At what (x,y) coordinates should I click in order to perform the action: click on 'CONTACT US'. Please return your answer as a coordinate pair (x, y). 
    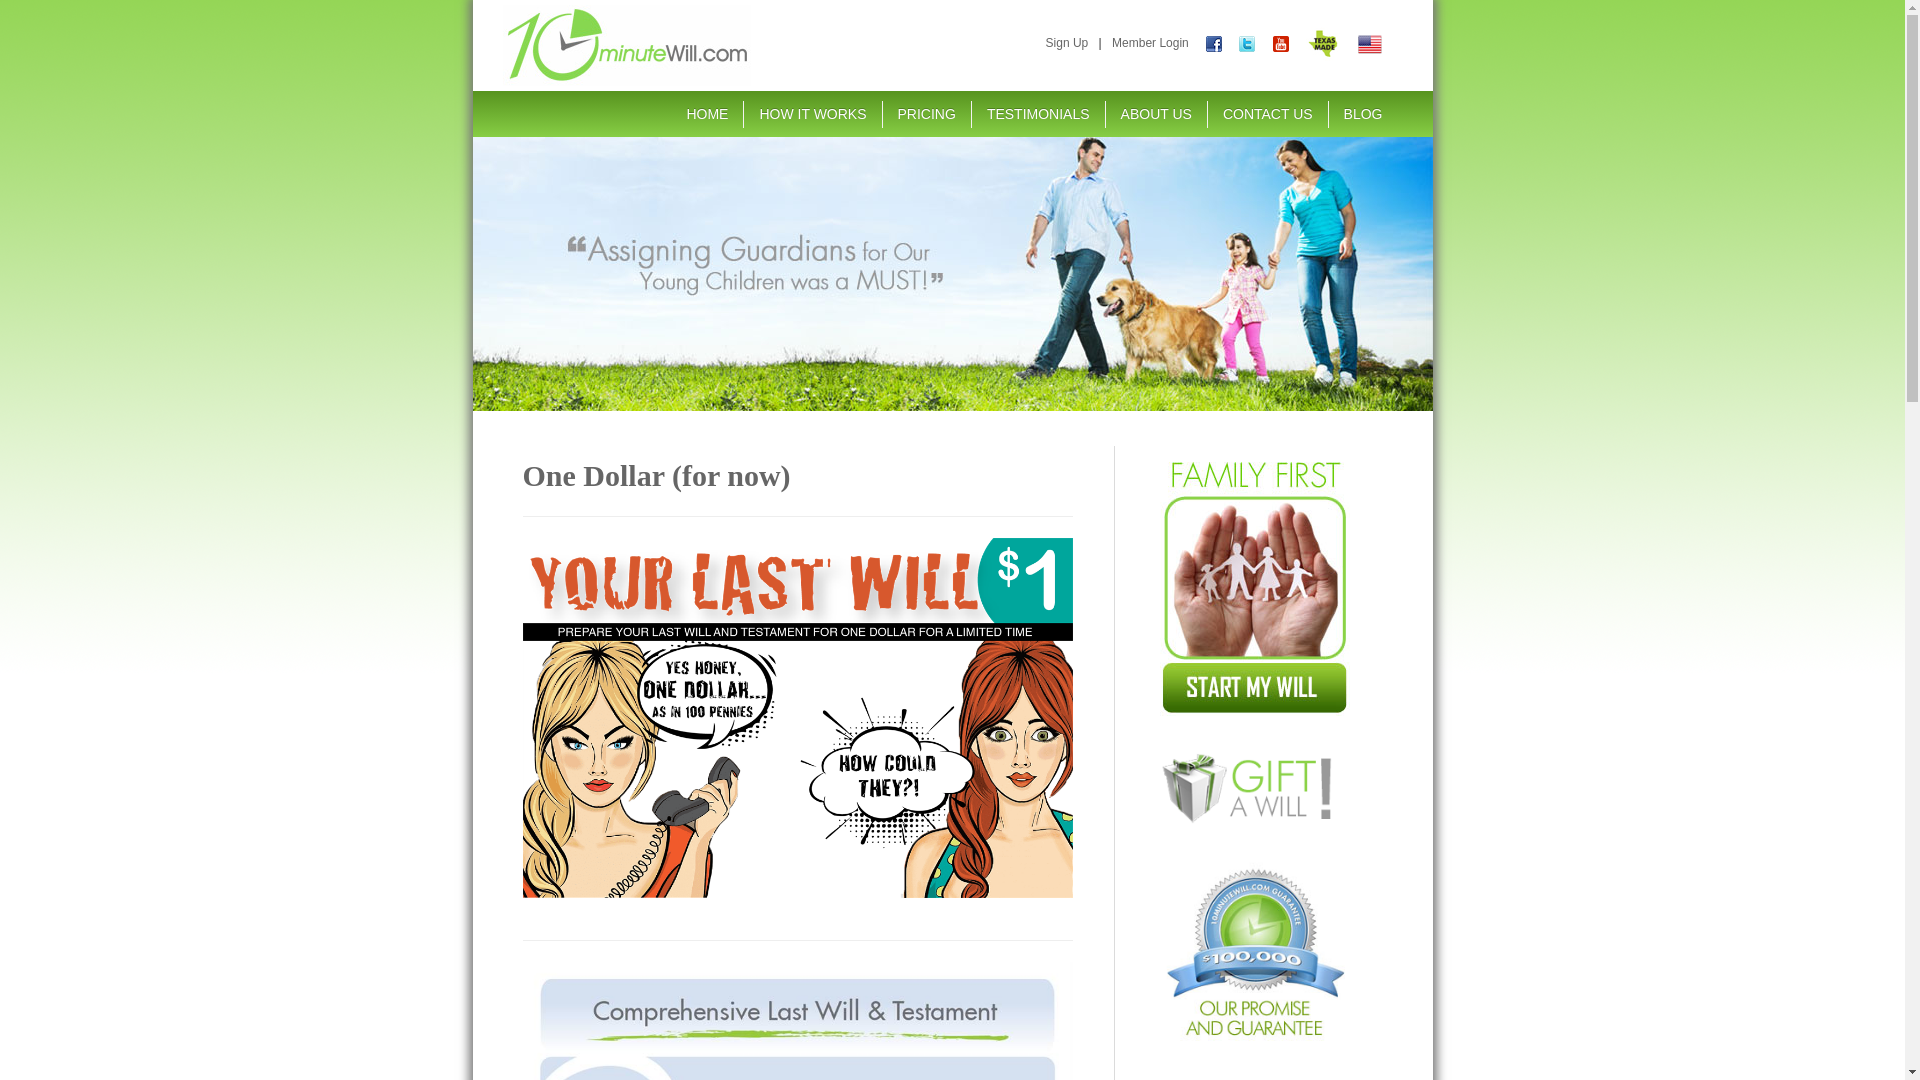
    Looking at the image, I should click on (1266, 114).